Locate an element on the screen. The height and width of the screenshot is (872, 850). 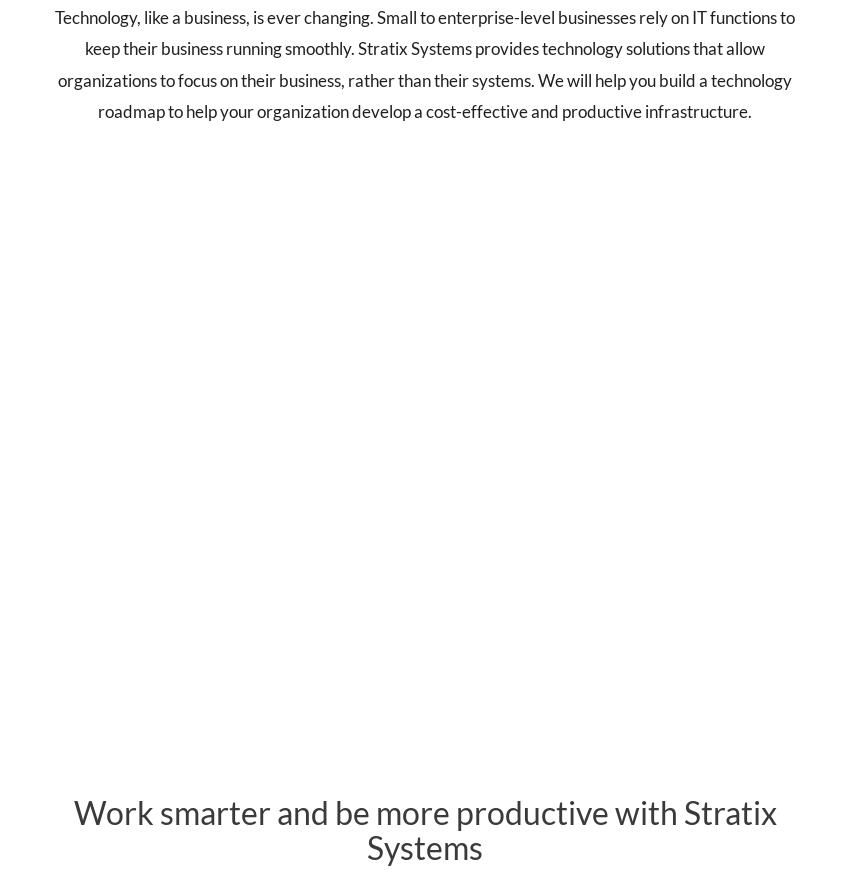
'Work smarter and be more productive with Stratix Systems' is located at coordinates (424, 829).